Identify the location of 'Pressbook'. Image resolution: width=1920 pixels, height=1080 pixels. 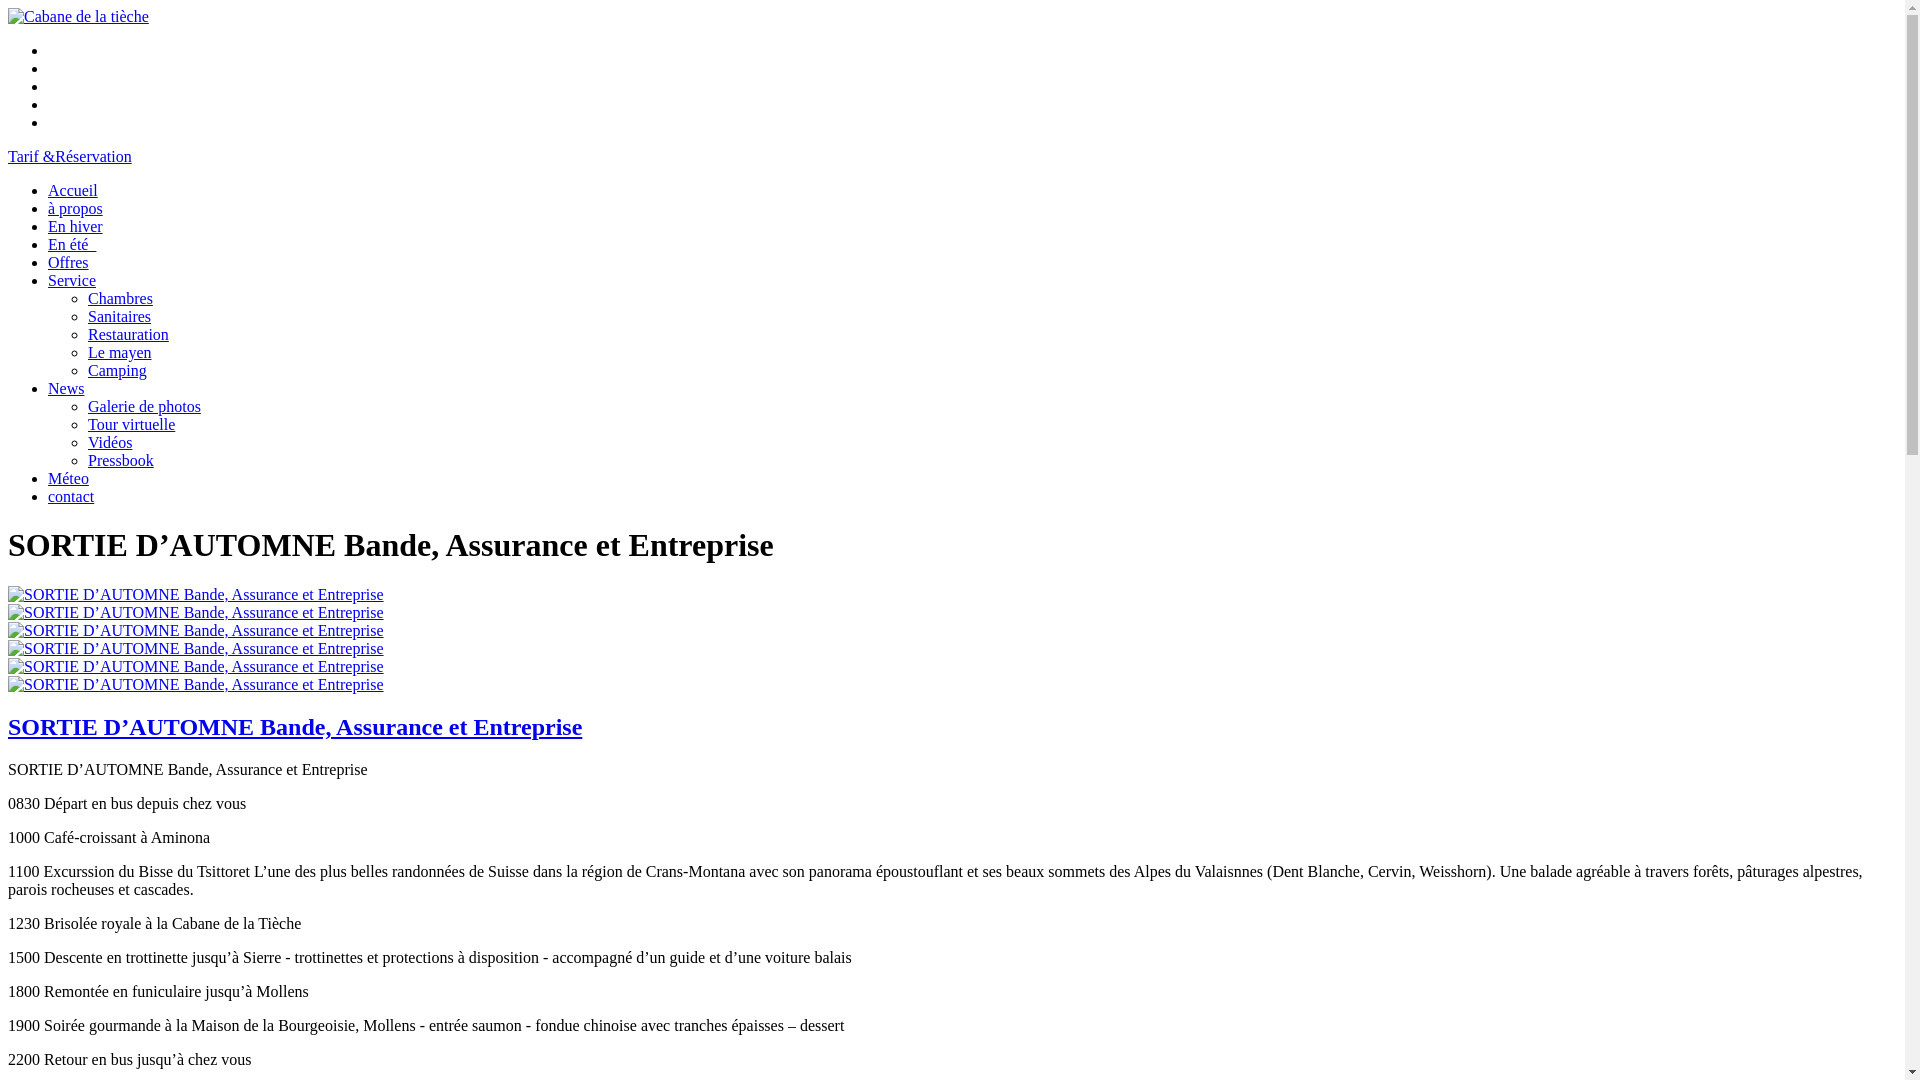
(119, 460).